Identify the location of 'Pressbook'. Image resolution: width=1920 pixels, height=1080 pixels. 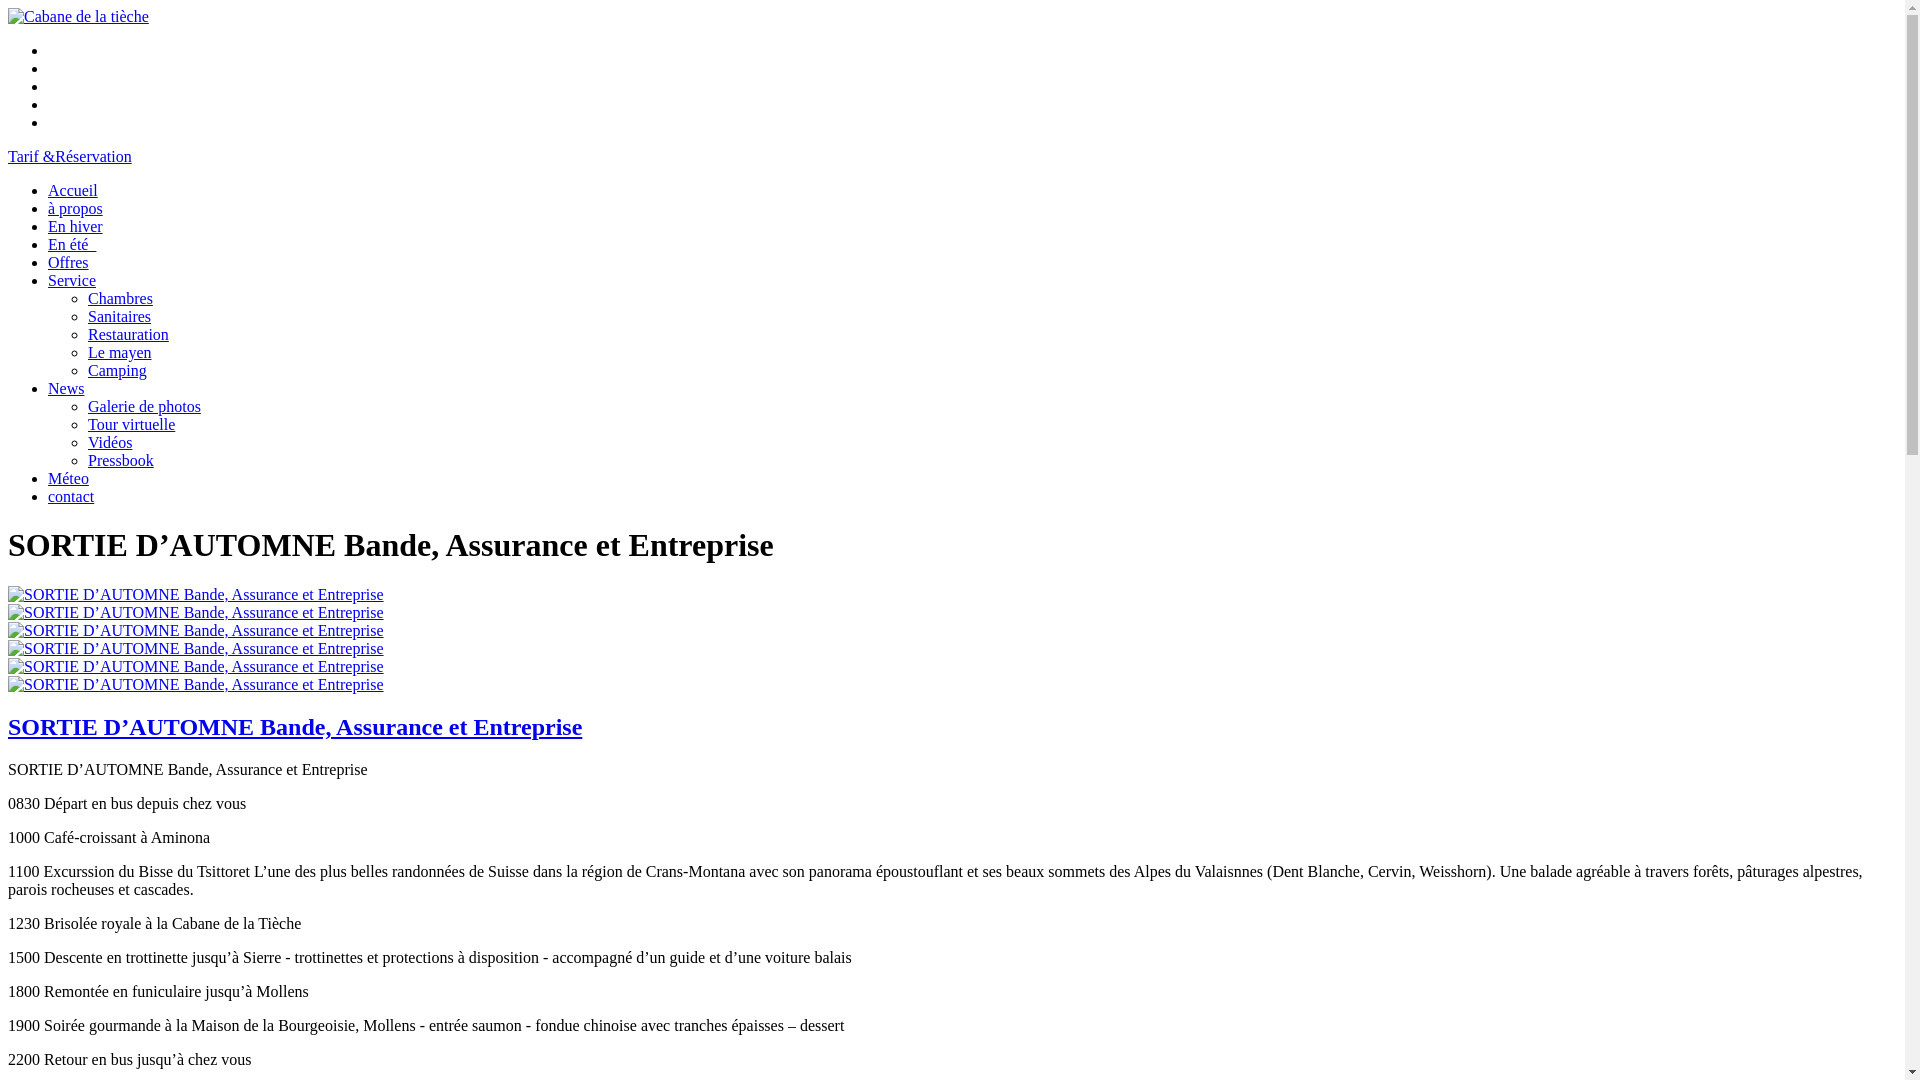
(119, 460).